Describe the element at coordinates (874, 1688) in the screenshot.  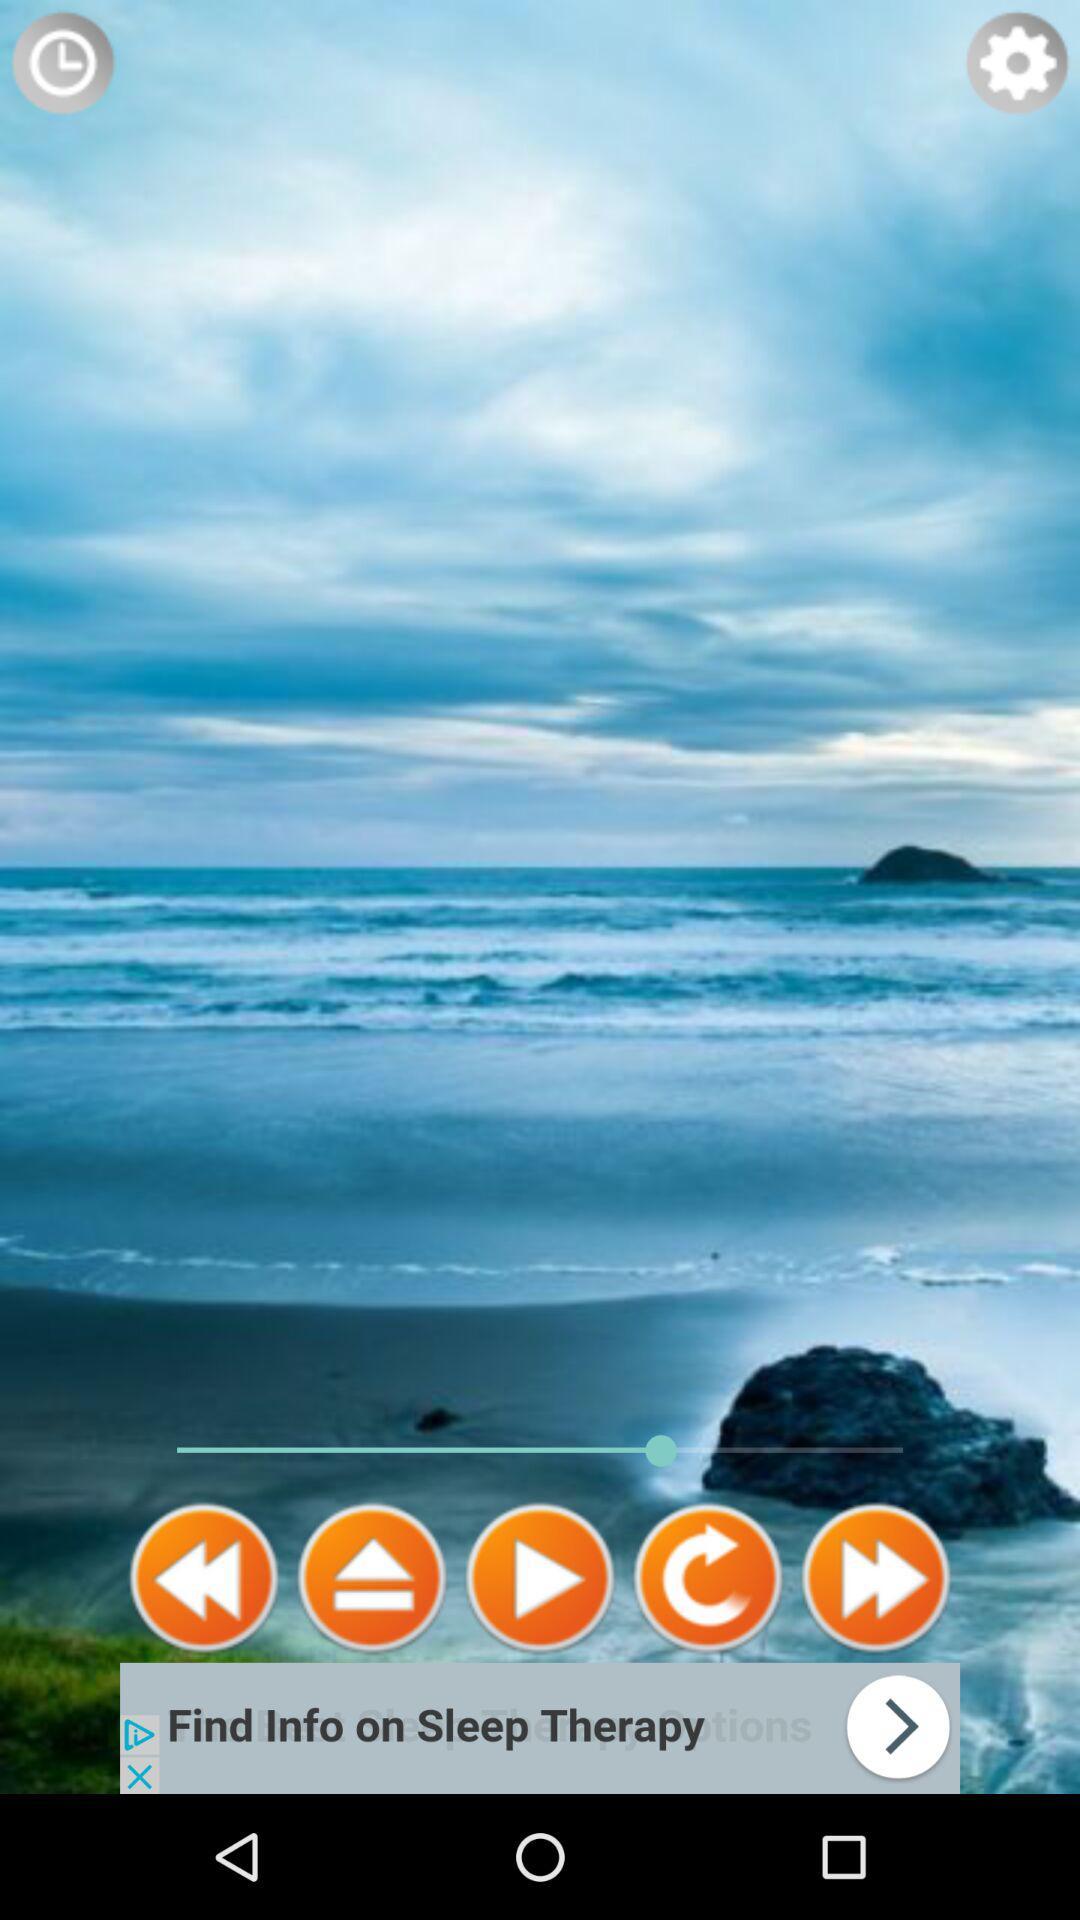
I see `the av_forward icon` at that location.